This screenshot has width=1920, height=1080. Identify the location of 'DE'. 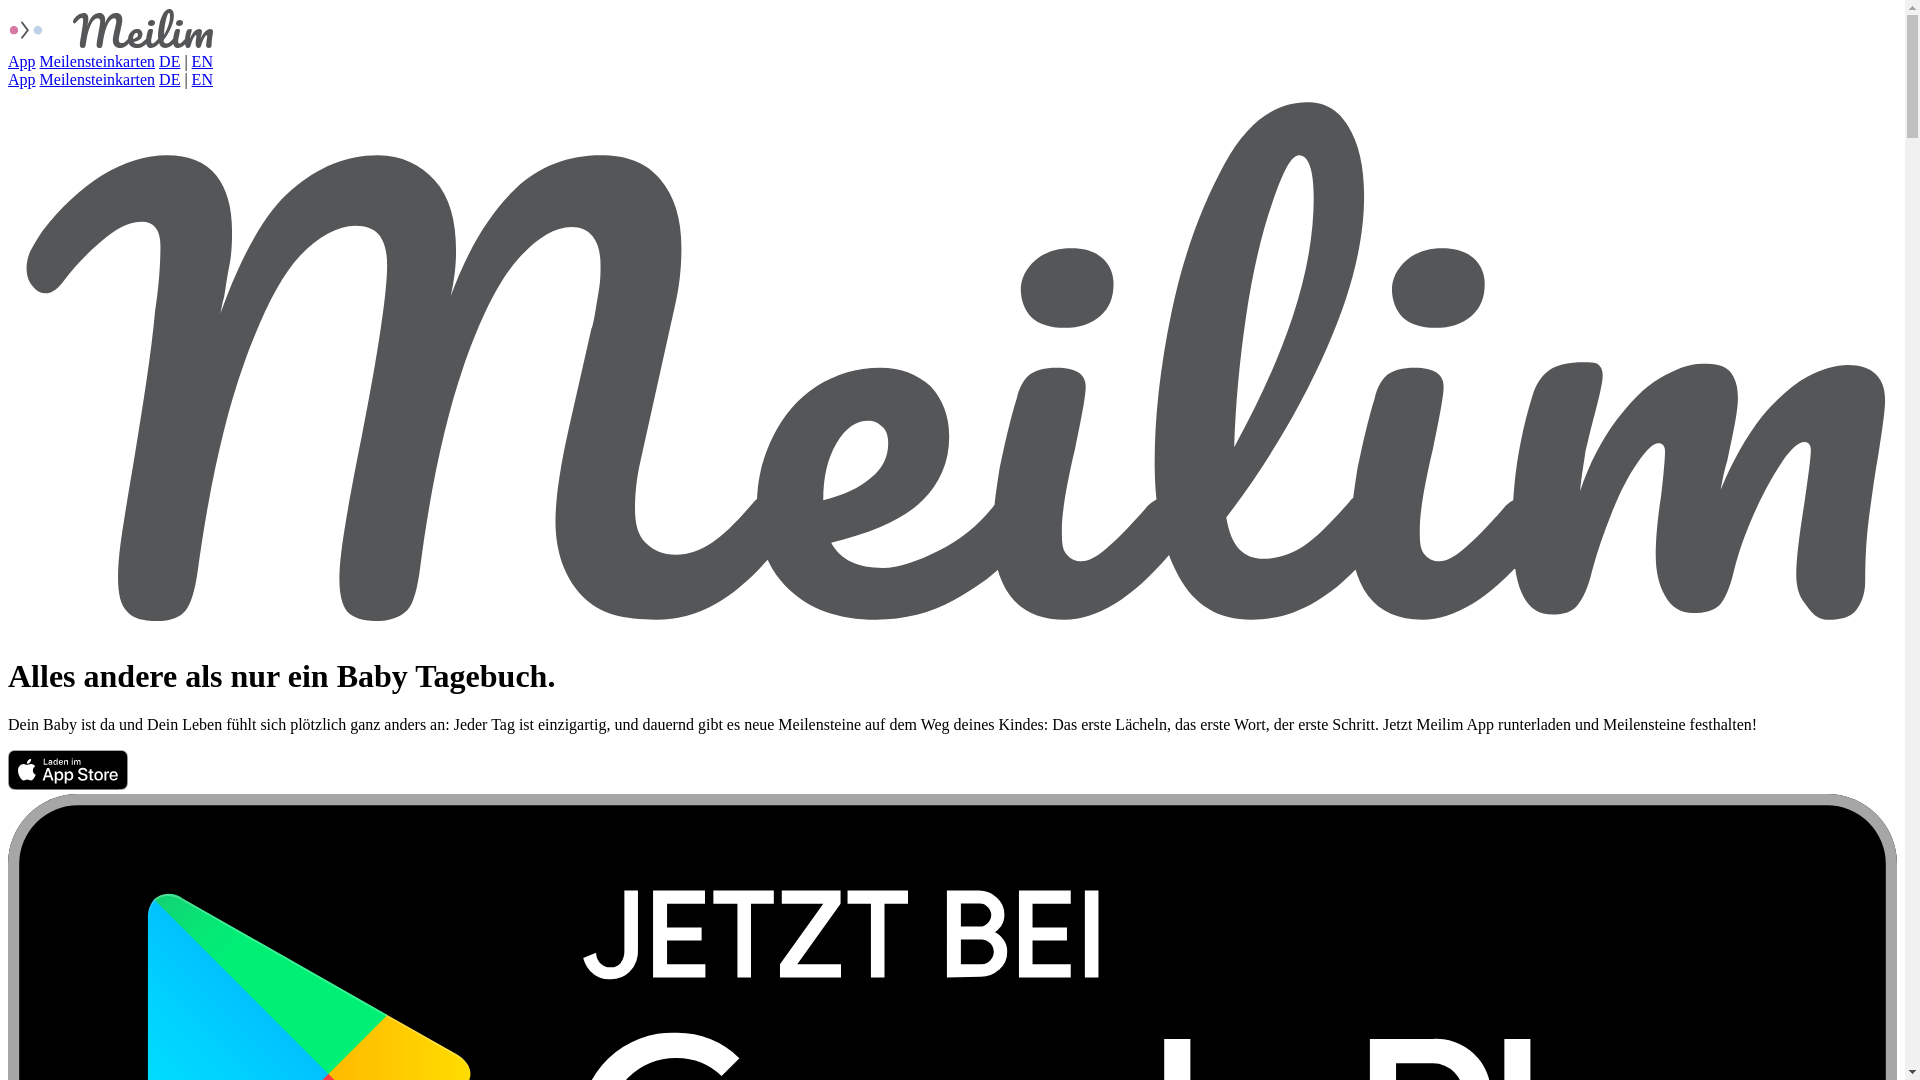
(169, 78).